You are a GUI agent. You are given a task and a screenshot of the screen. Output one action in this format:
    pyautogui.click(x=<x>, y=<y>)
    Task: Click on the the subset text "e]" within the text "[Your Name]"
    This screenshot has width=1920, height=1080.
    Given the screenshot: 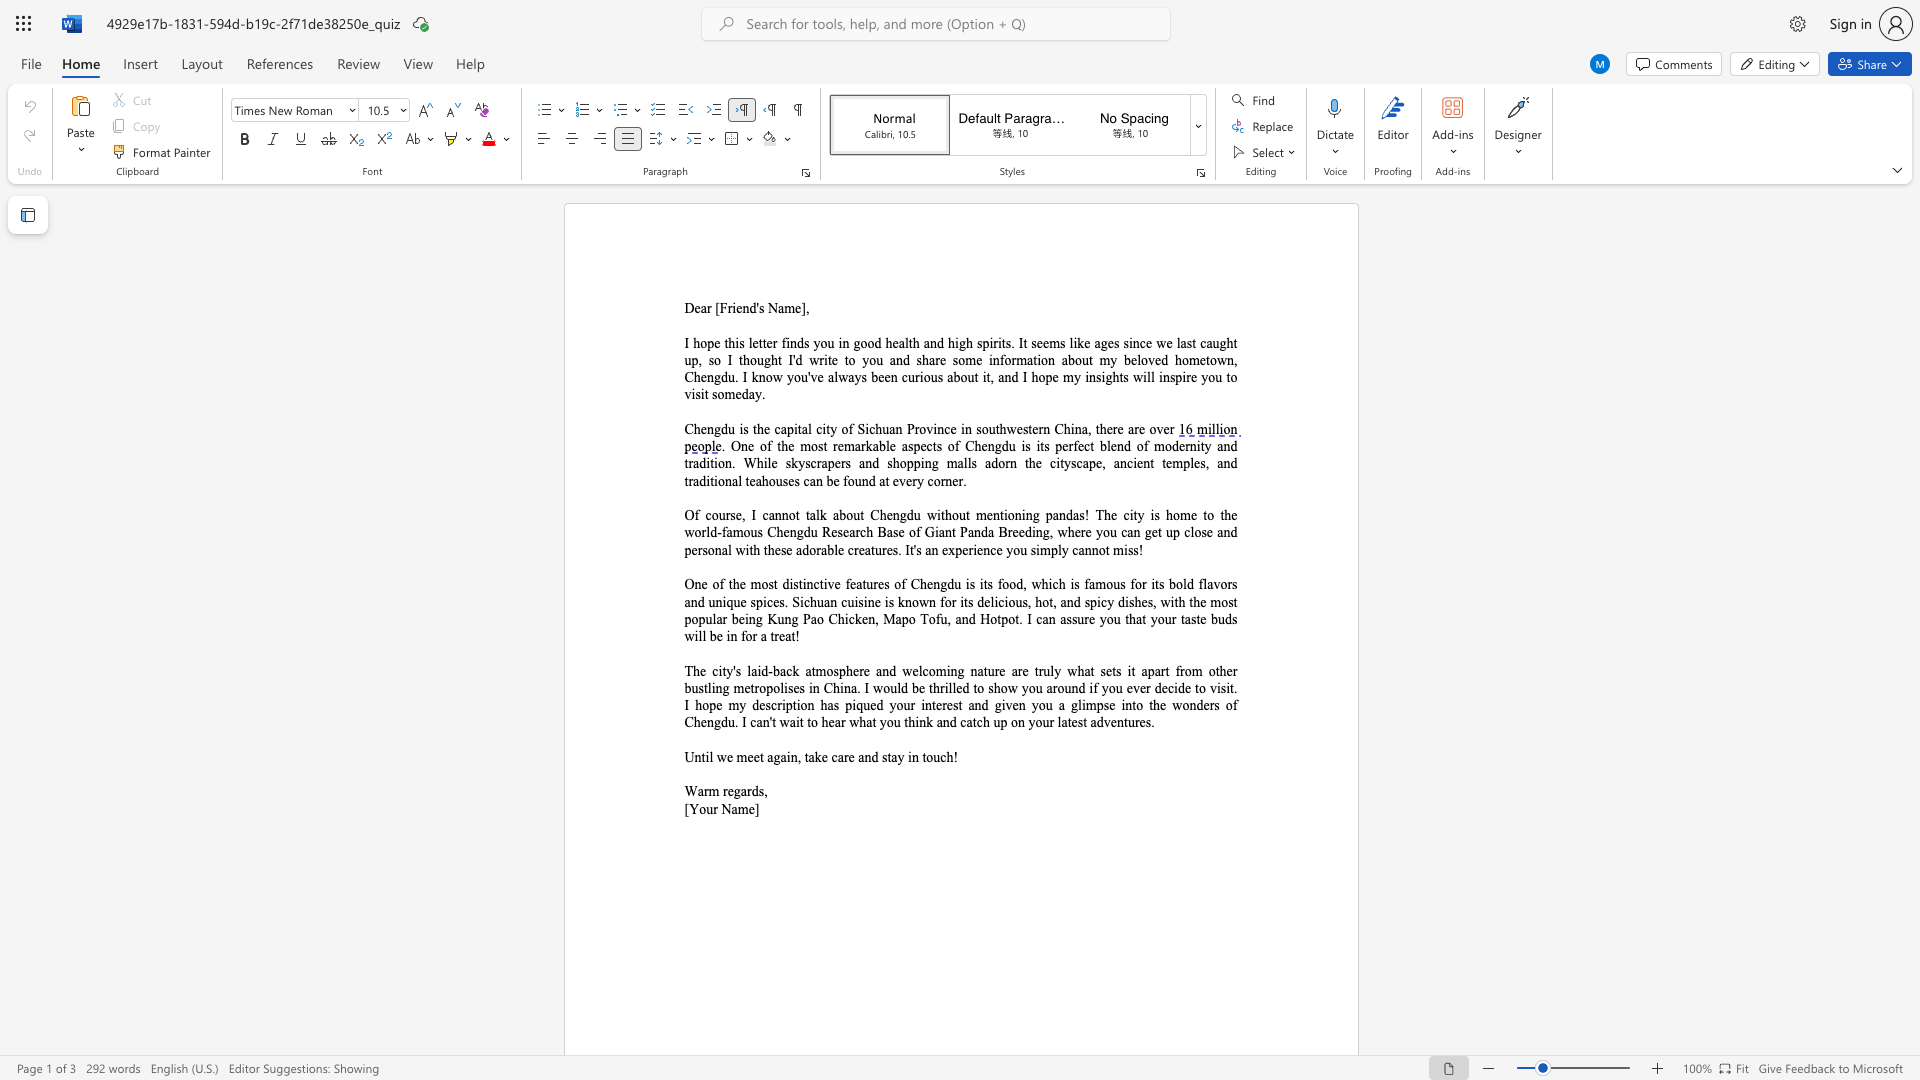 What is the action you would take?
    pyautogui.click(x=747, y=808)
    